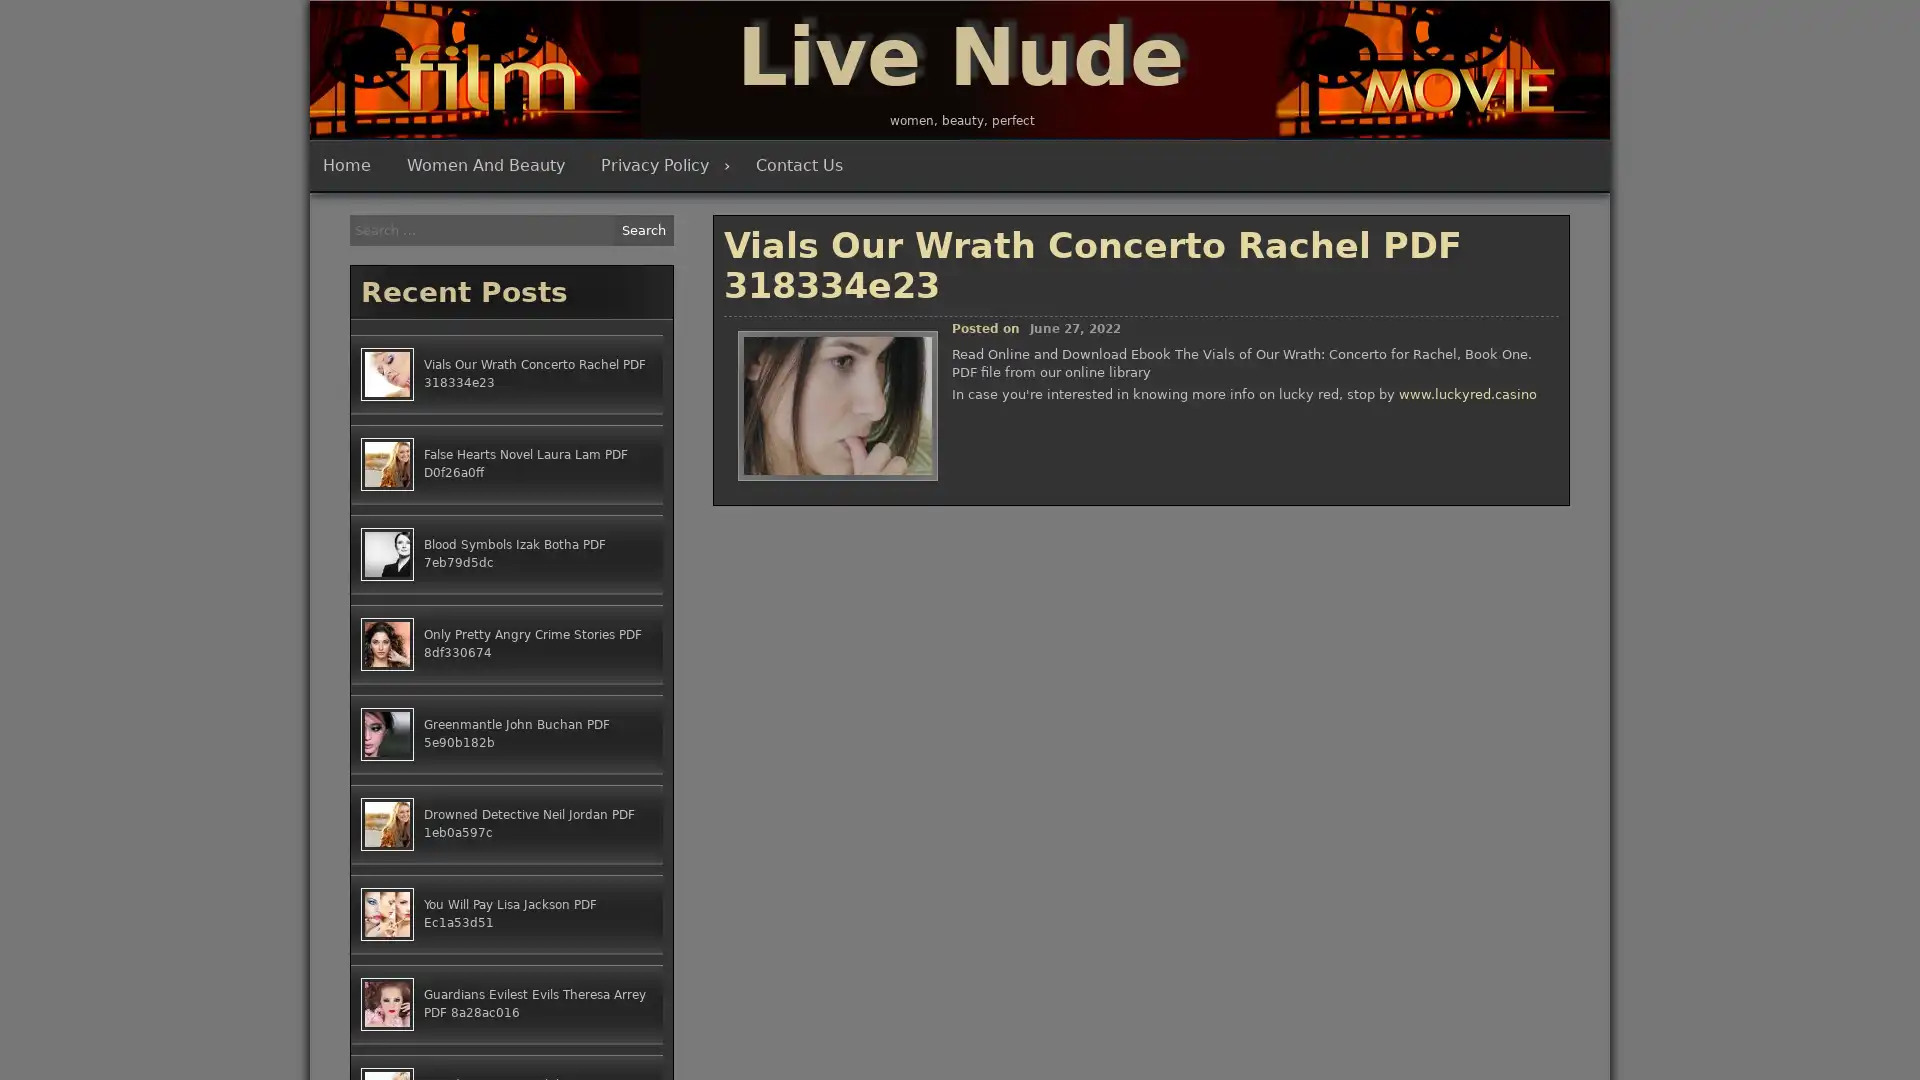 This screenshot has height=1080, width=1920. Describe the element at coordinates (643, 229) in the screenshot. I see `Search` at that location.